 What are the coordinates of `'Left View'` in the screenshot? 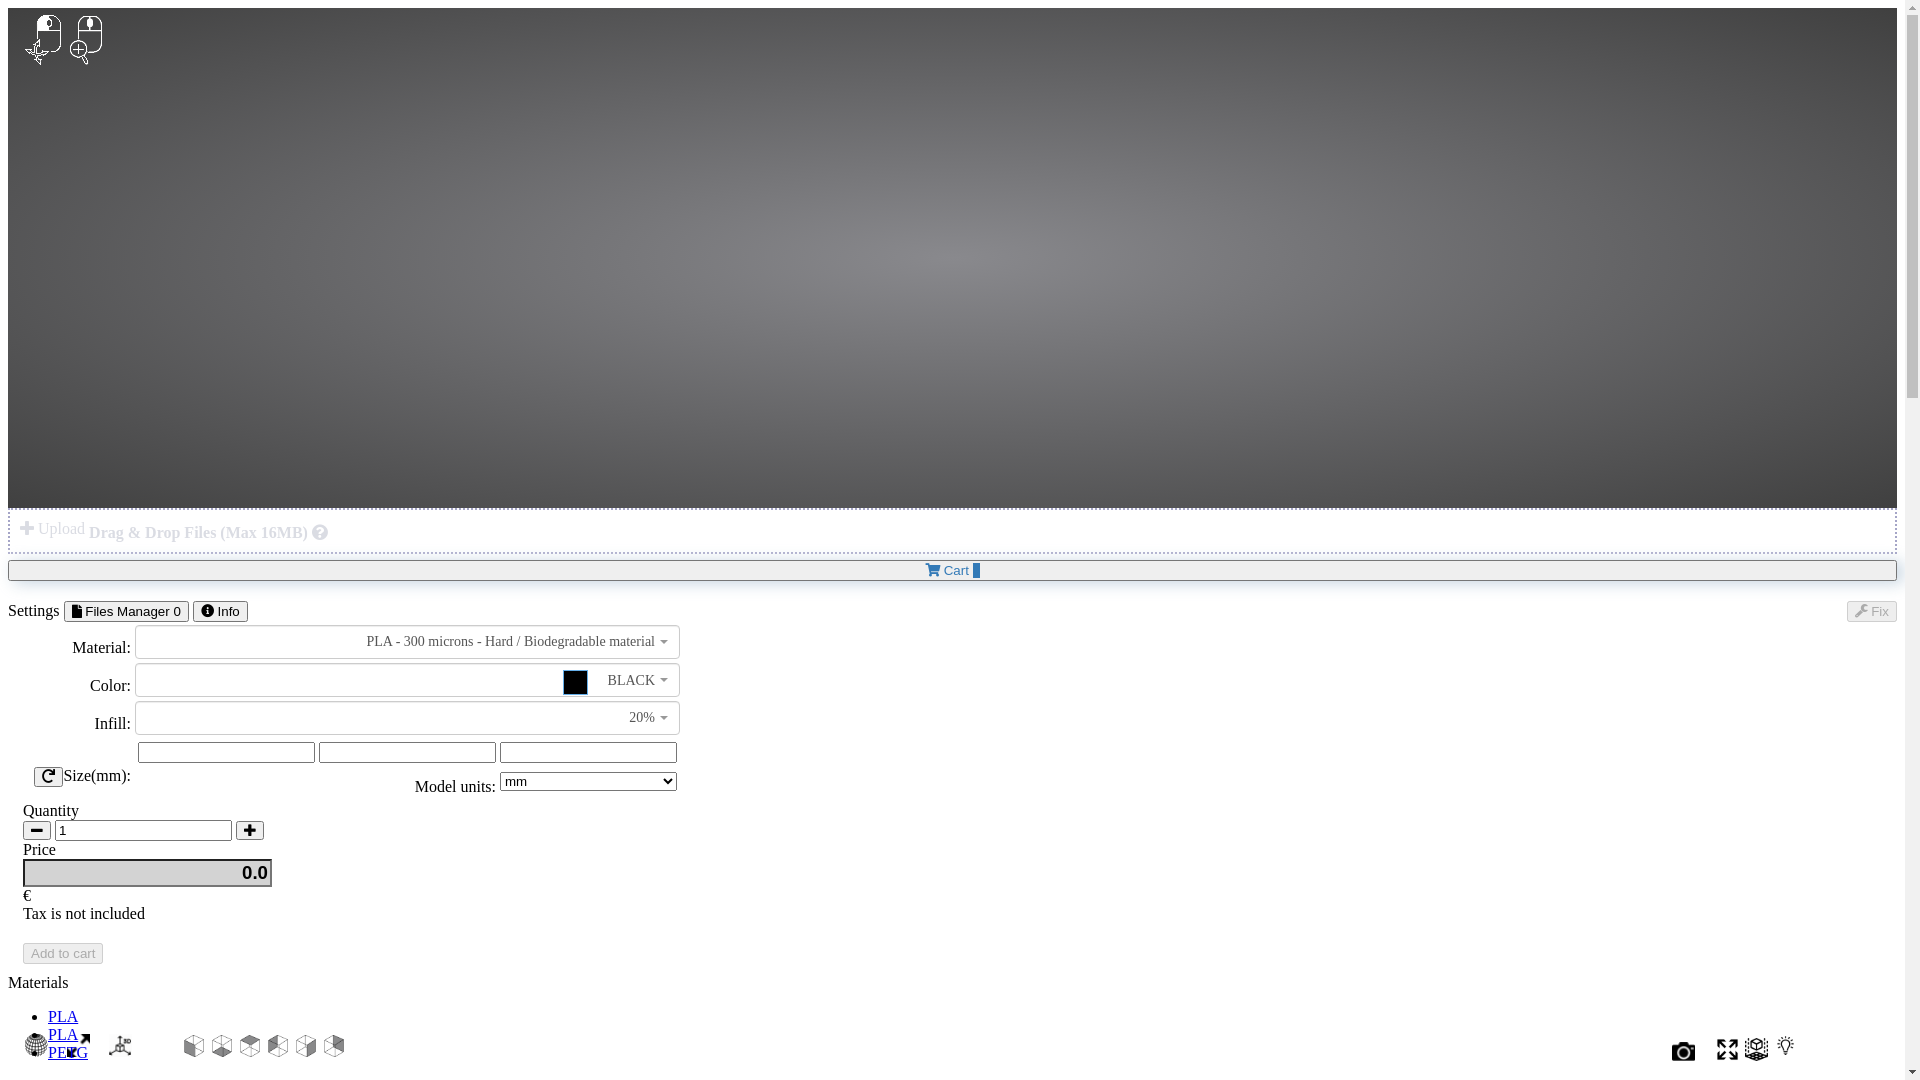 It's located at (277, 1050).